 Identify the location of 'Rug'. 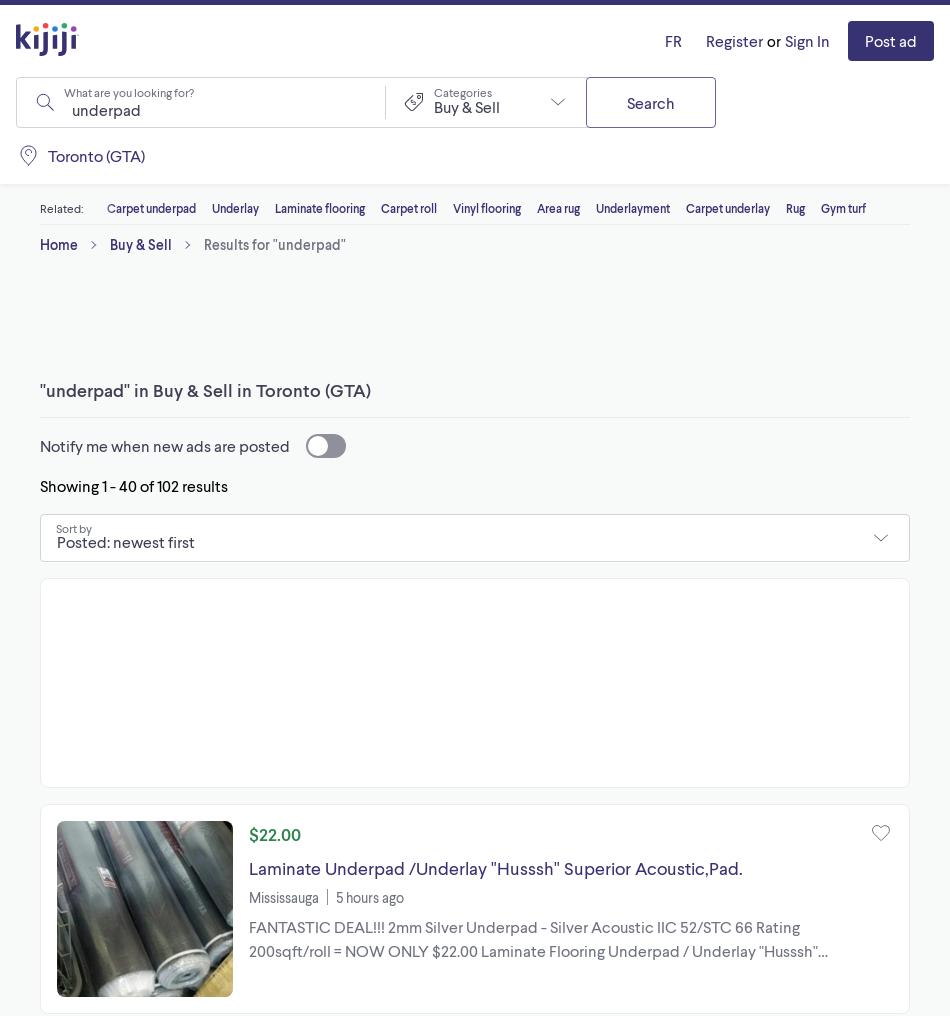
(794, 207).